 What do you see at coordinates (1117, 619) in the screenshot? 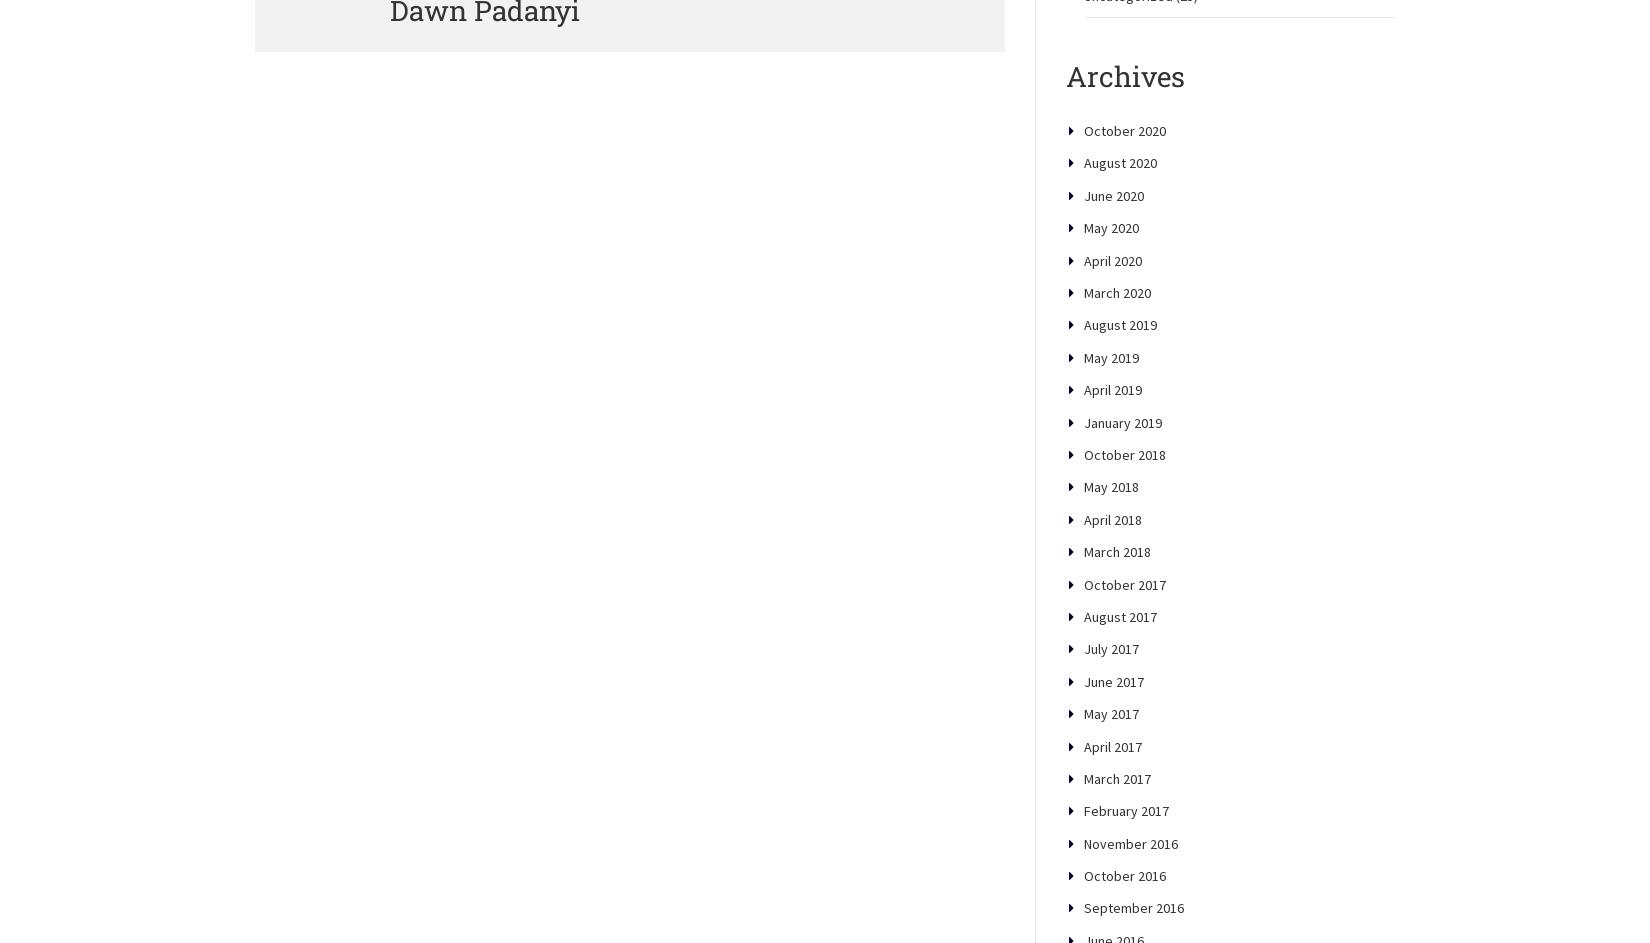
I see `'March 2018'` at bounding box center [1117, 619].